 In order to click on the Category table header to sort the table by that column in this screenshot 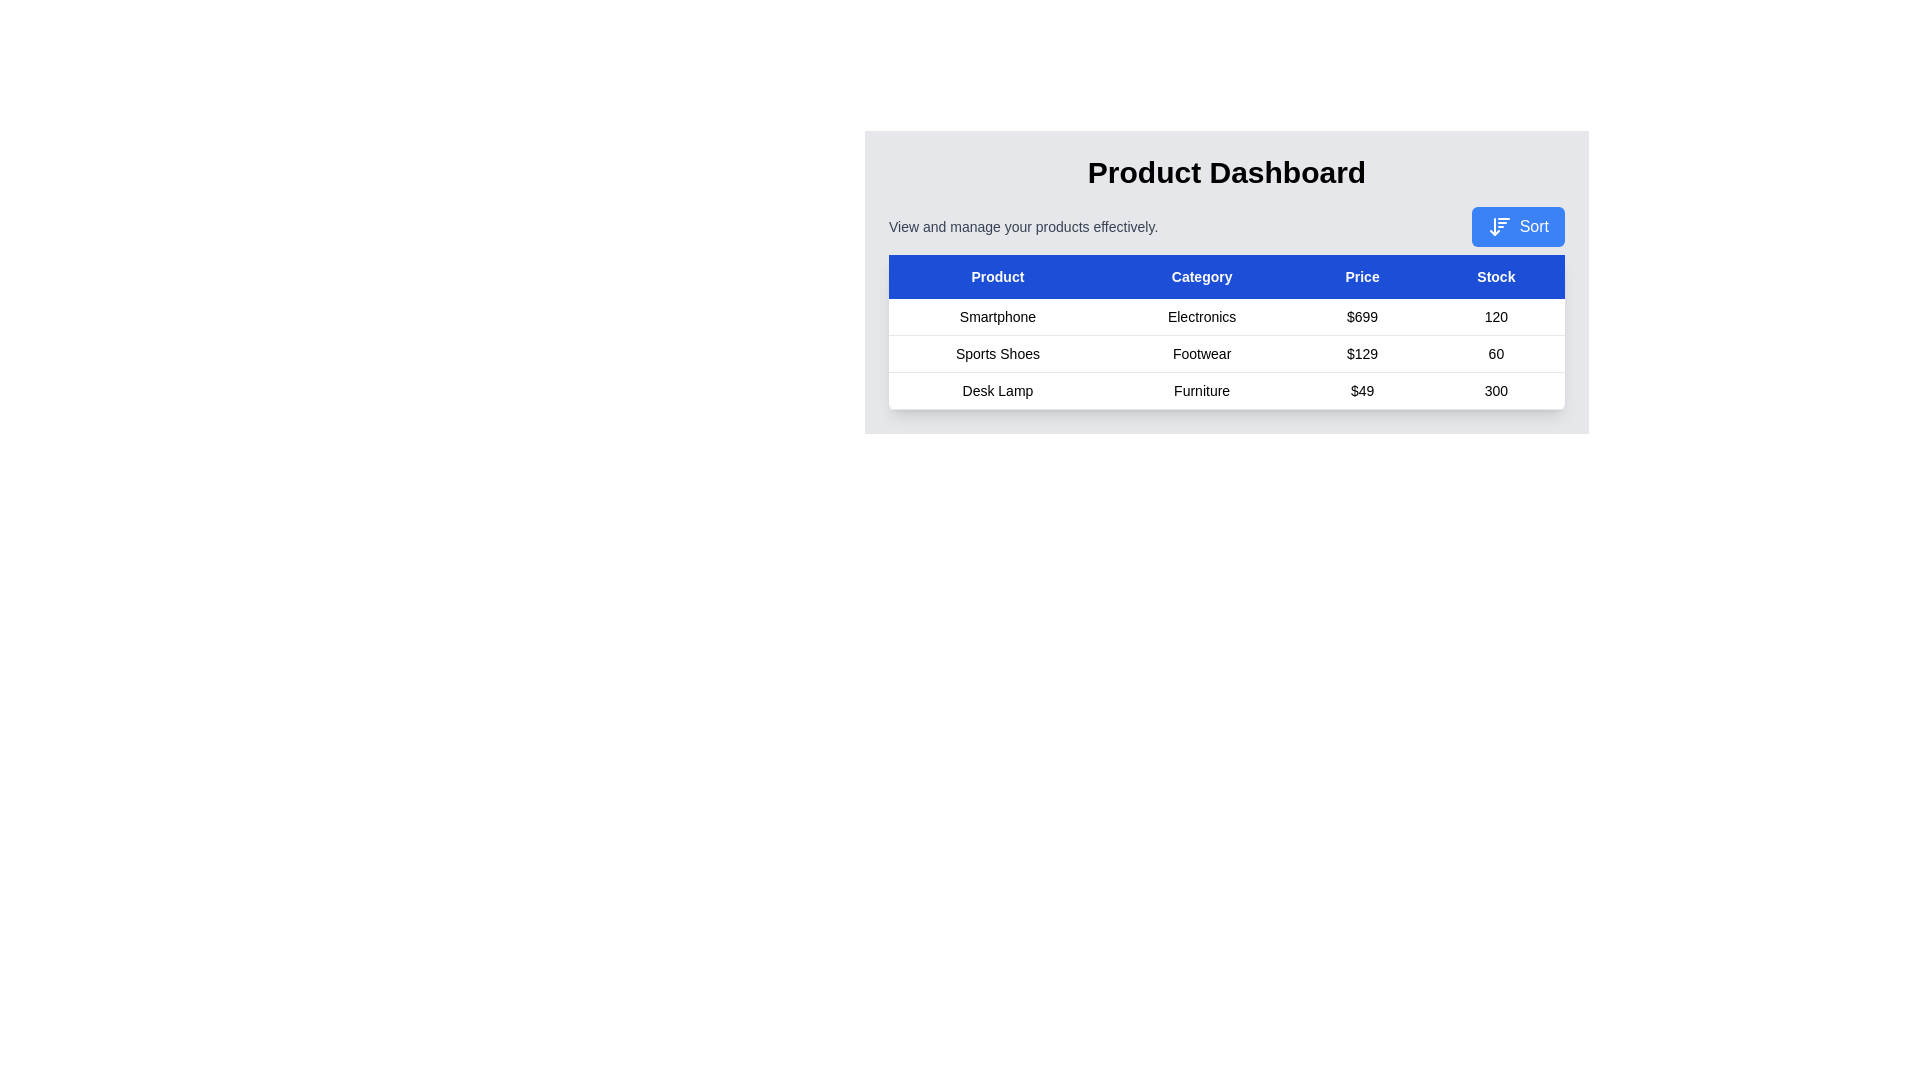, I will do `click(1201, 277)`.